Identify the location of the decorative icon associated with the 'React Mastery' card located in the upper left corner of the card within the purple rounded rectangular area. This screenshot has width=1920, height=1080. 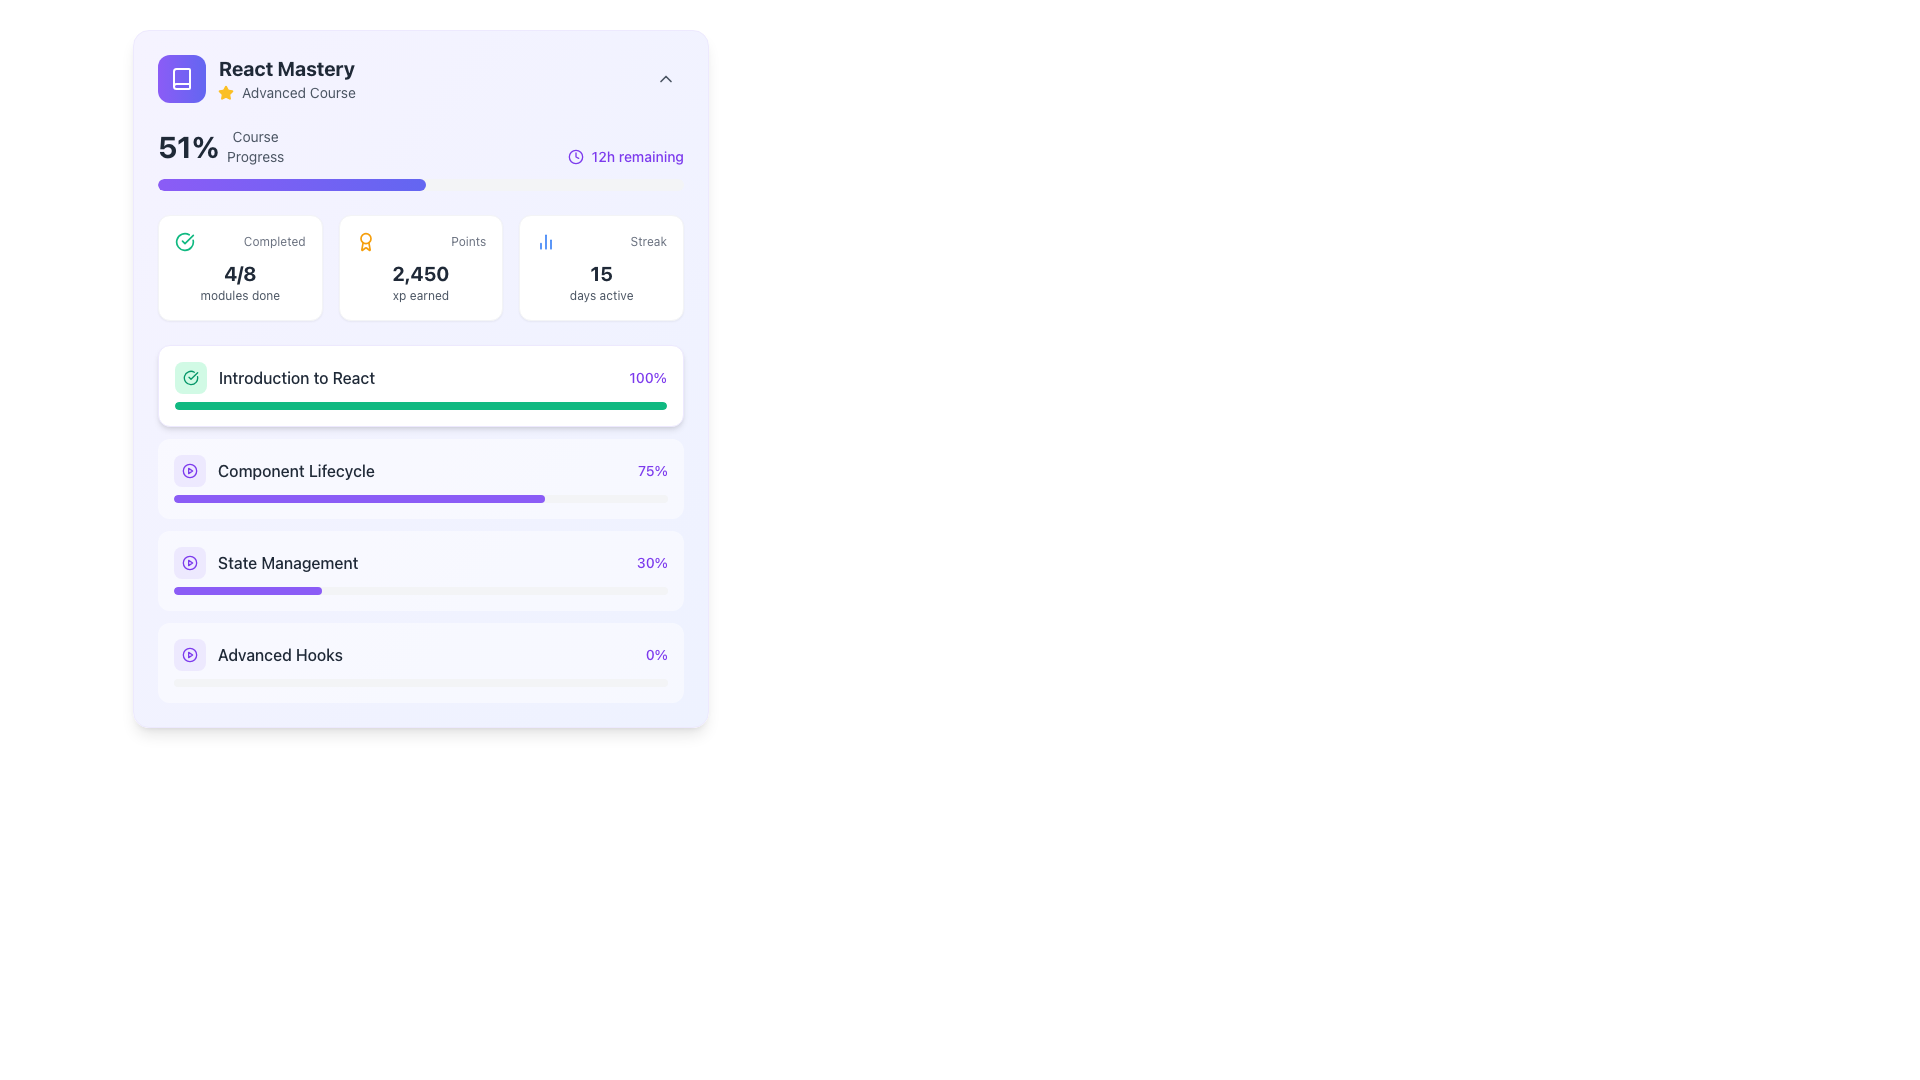
(182, 77).